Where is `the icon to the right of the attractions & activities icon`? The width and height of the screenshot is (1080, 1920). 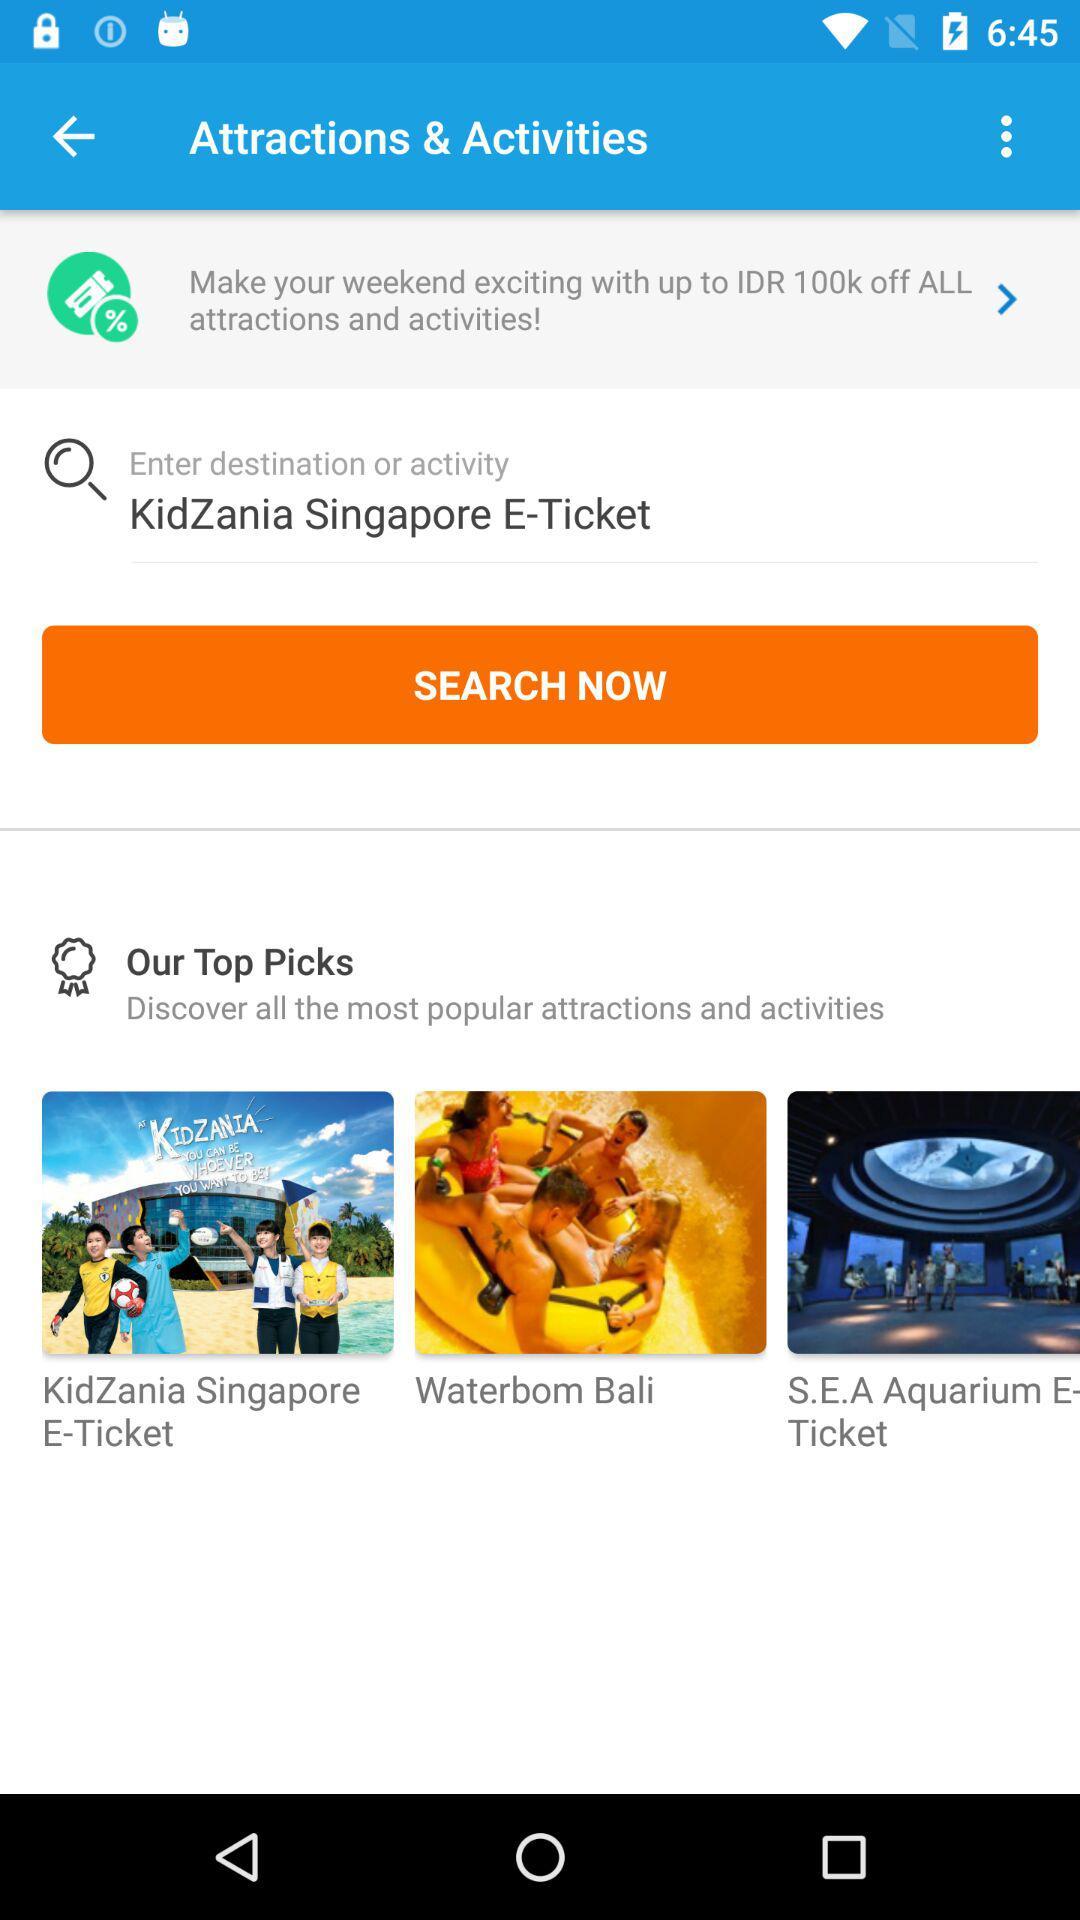 the icon to the right of the attractions & activities icon is located at coordinates (1006, 135).